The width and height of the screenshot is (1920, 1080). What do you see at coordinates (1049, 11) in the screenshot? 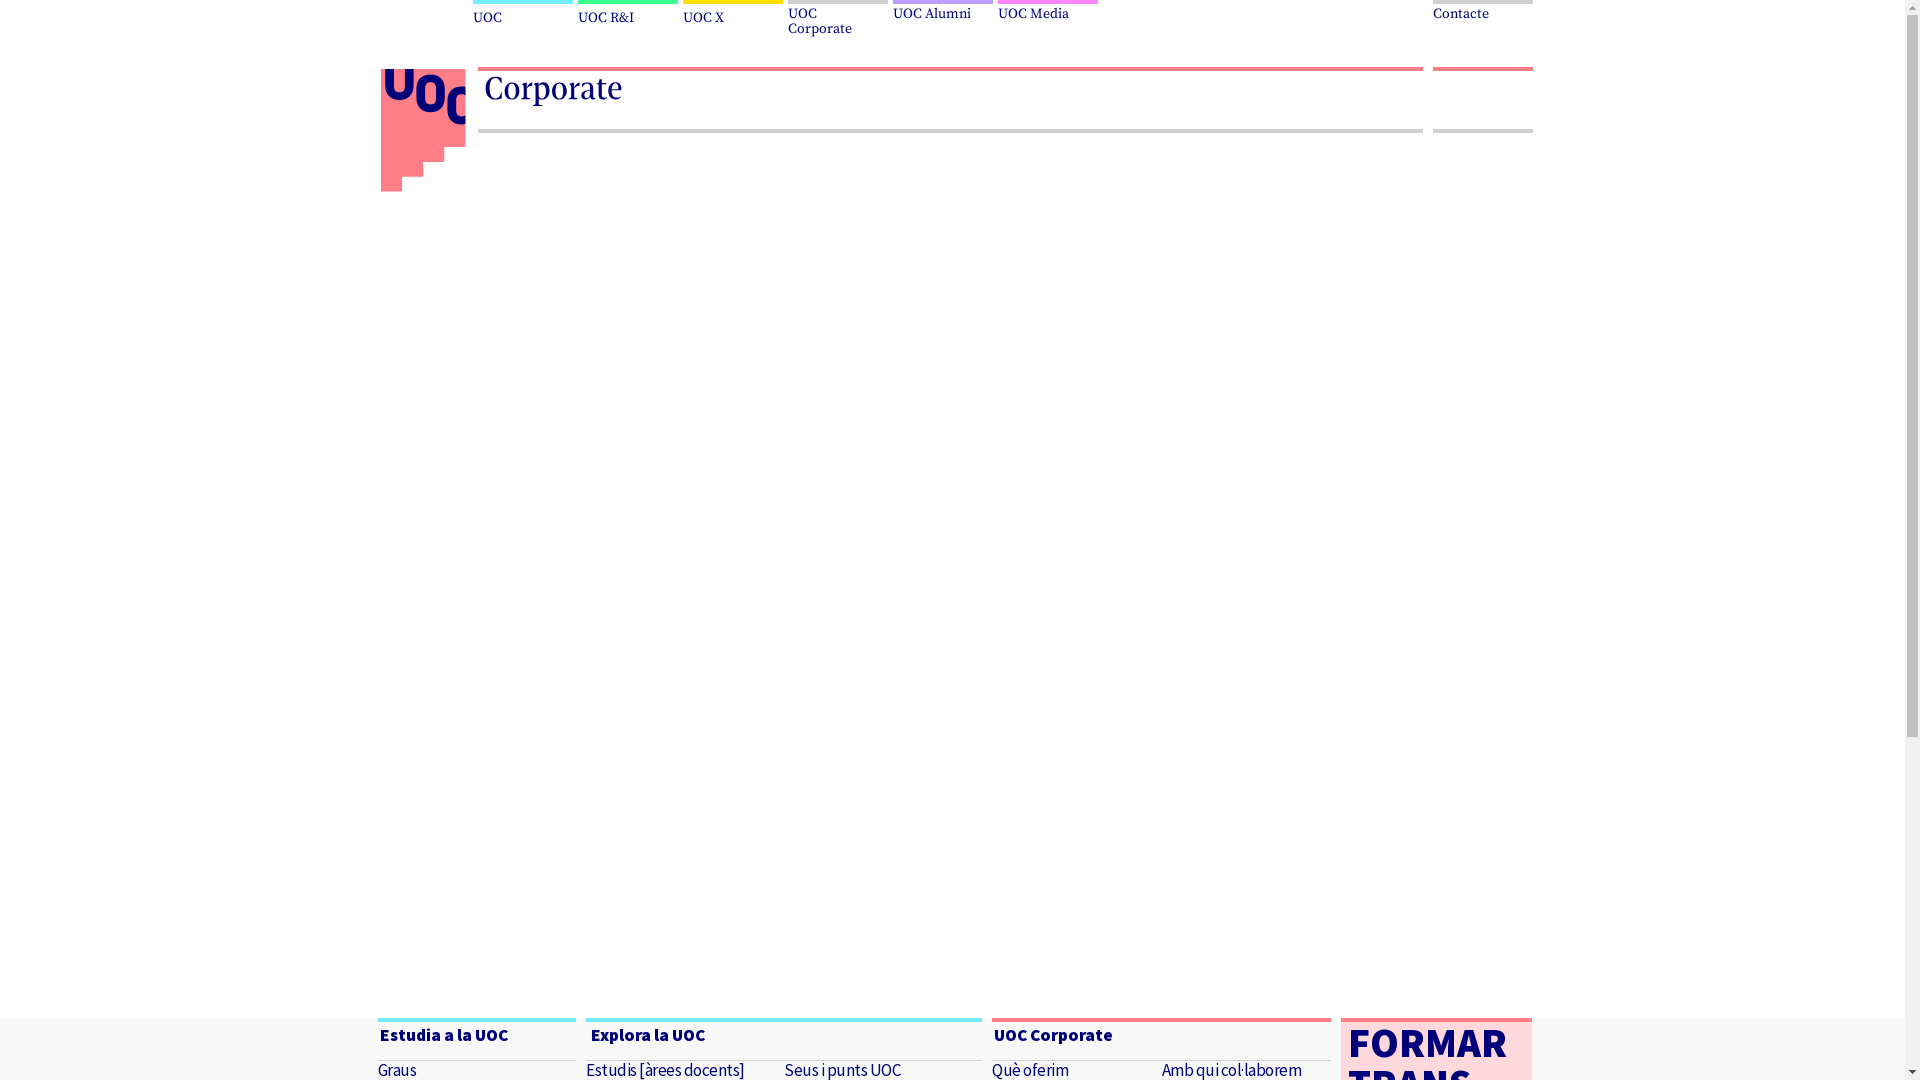
I see `'UOC Media'` at bounding box center [1049, 11].